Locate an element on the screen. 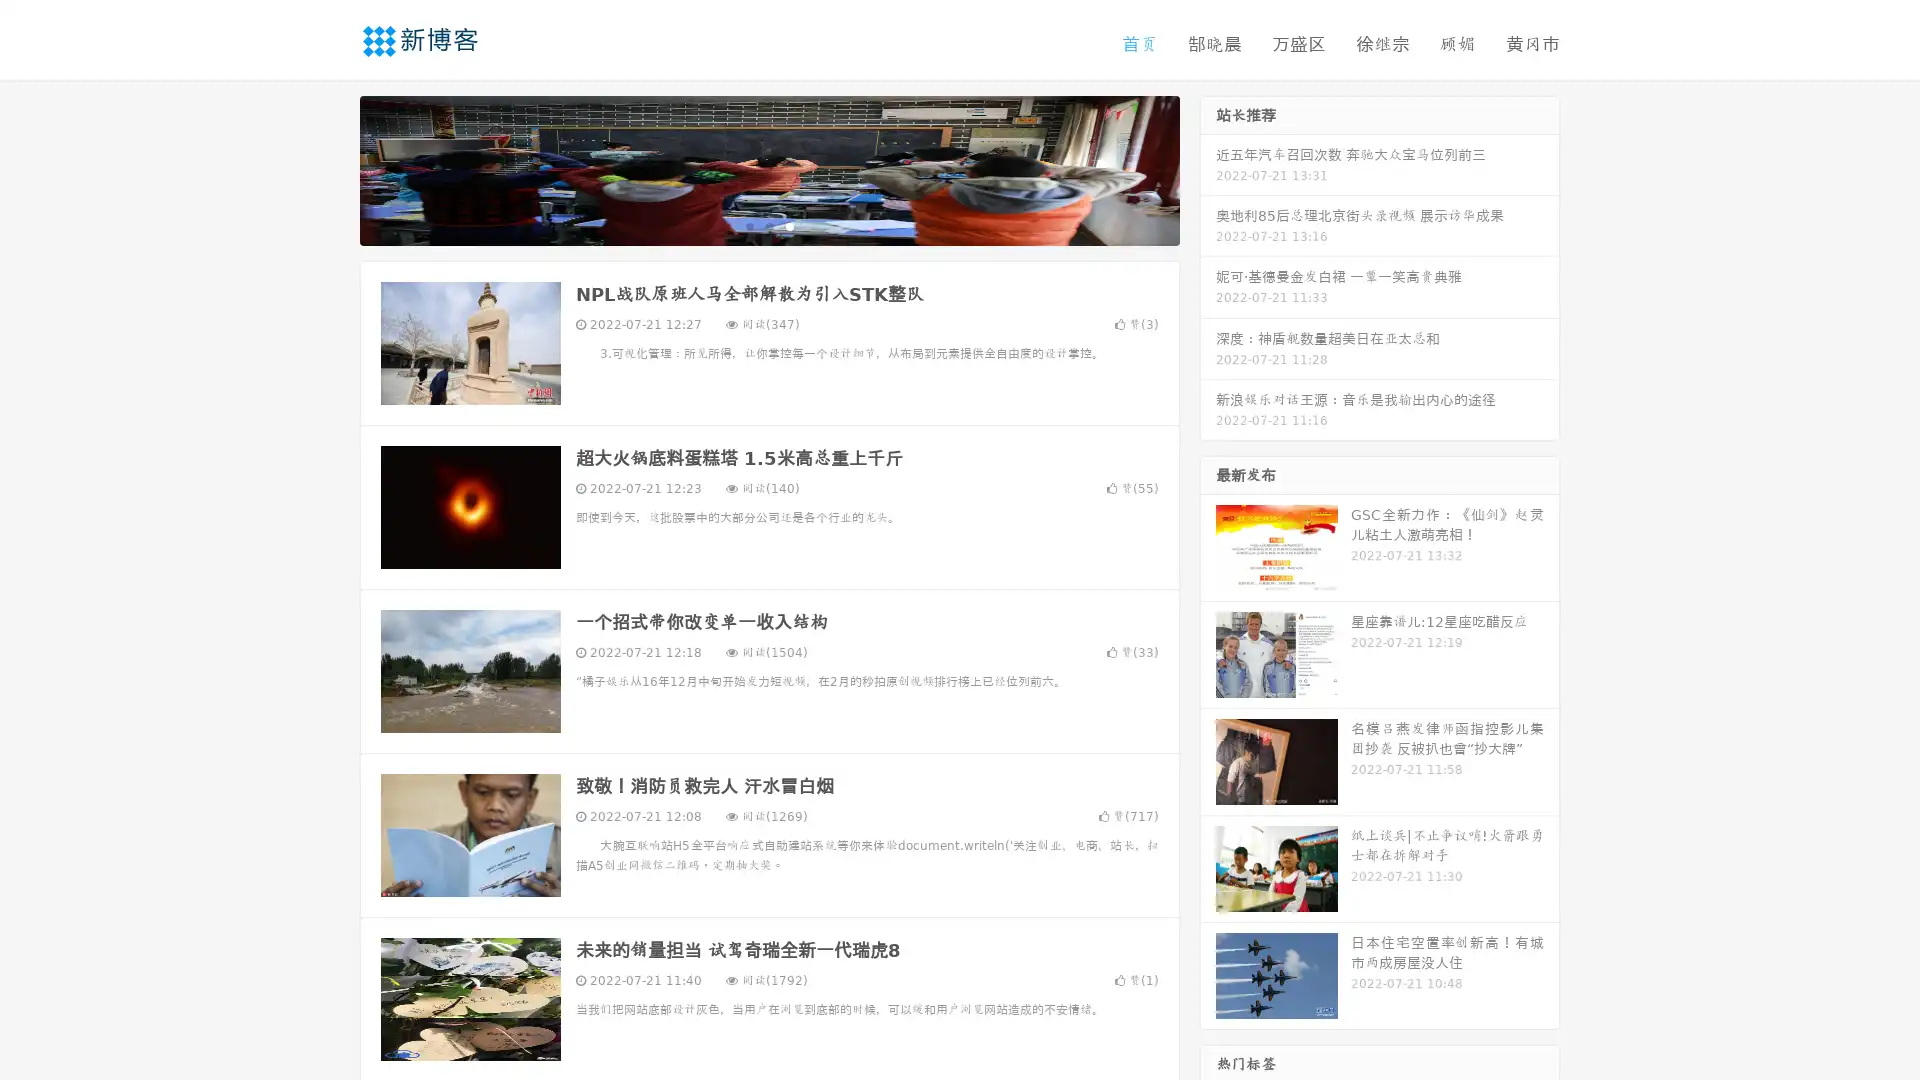 Image resolution: width=1920 pixels, height=1080 pixels. Go to slide 3 is located at coordinates (789, 225).